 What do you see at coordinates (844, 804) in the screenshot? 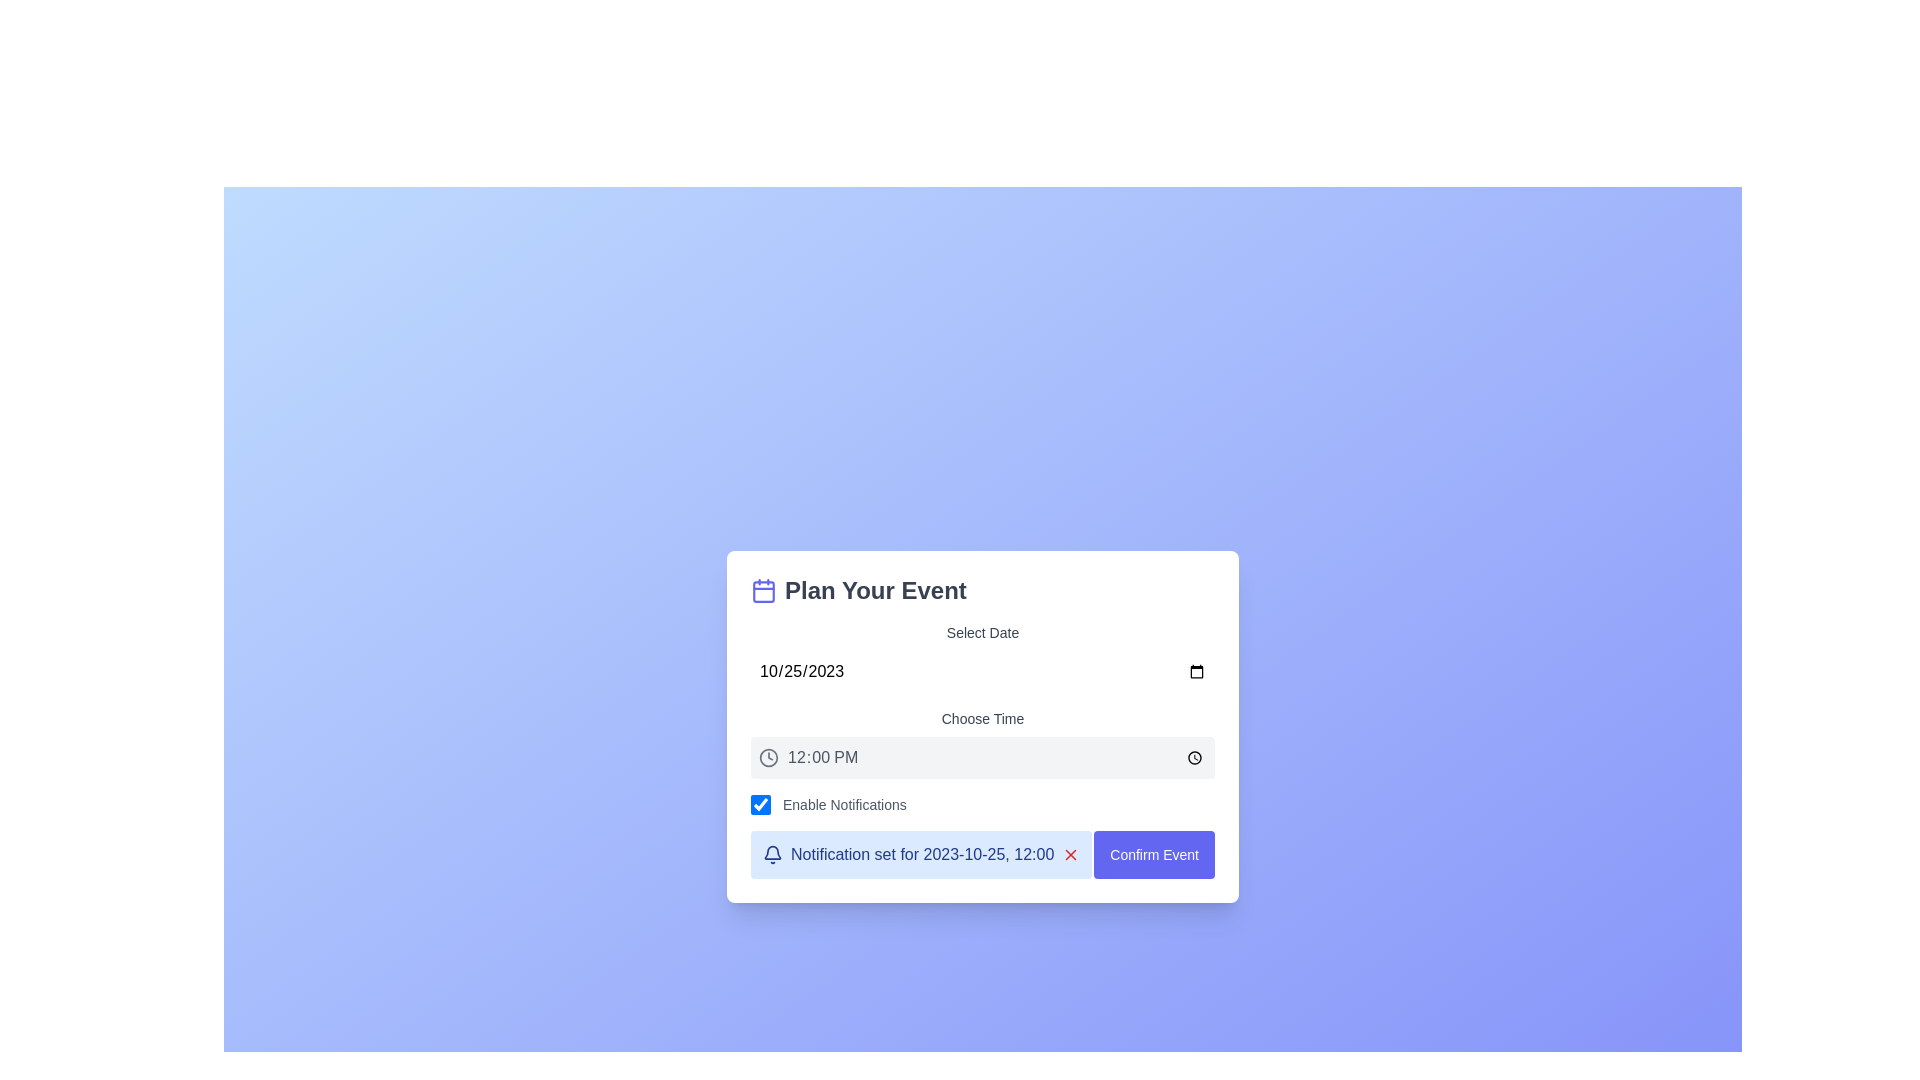
I see `the text label displaying 'Enable Notifications' which is aligned with a checkbox on the event planning form` at bounding box center [844, 804].